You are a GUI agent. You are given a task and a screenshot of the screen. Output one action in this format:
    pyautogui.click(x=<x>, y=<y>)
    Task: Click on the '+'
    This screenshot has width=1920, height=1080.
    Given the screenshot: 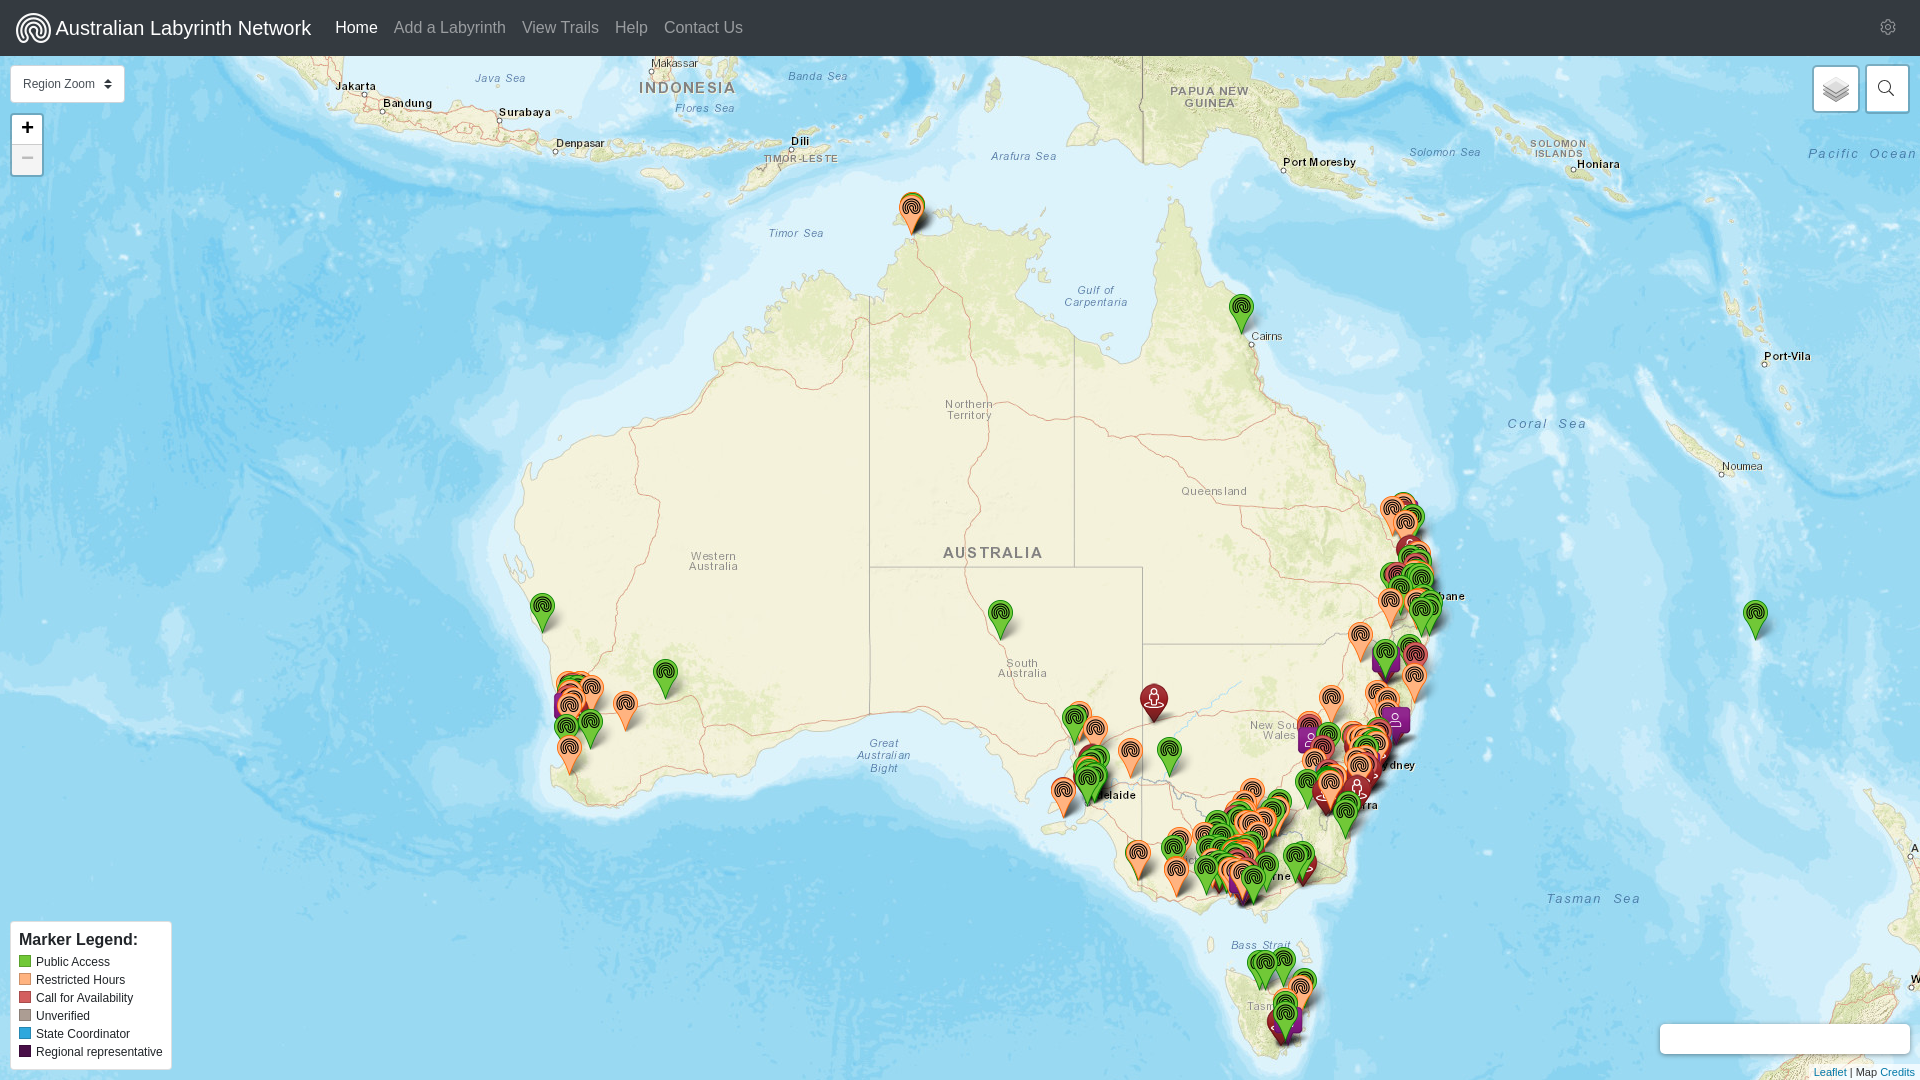 What is the action you would take?
    pyautogui.click(x=27, y=130)
    